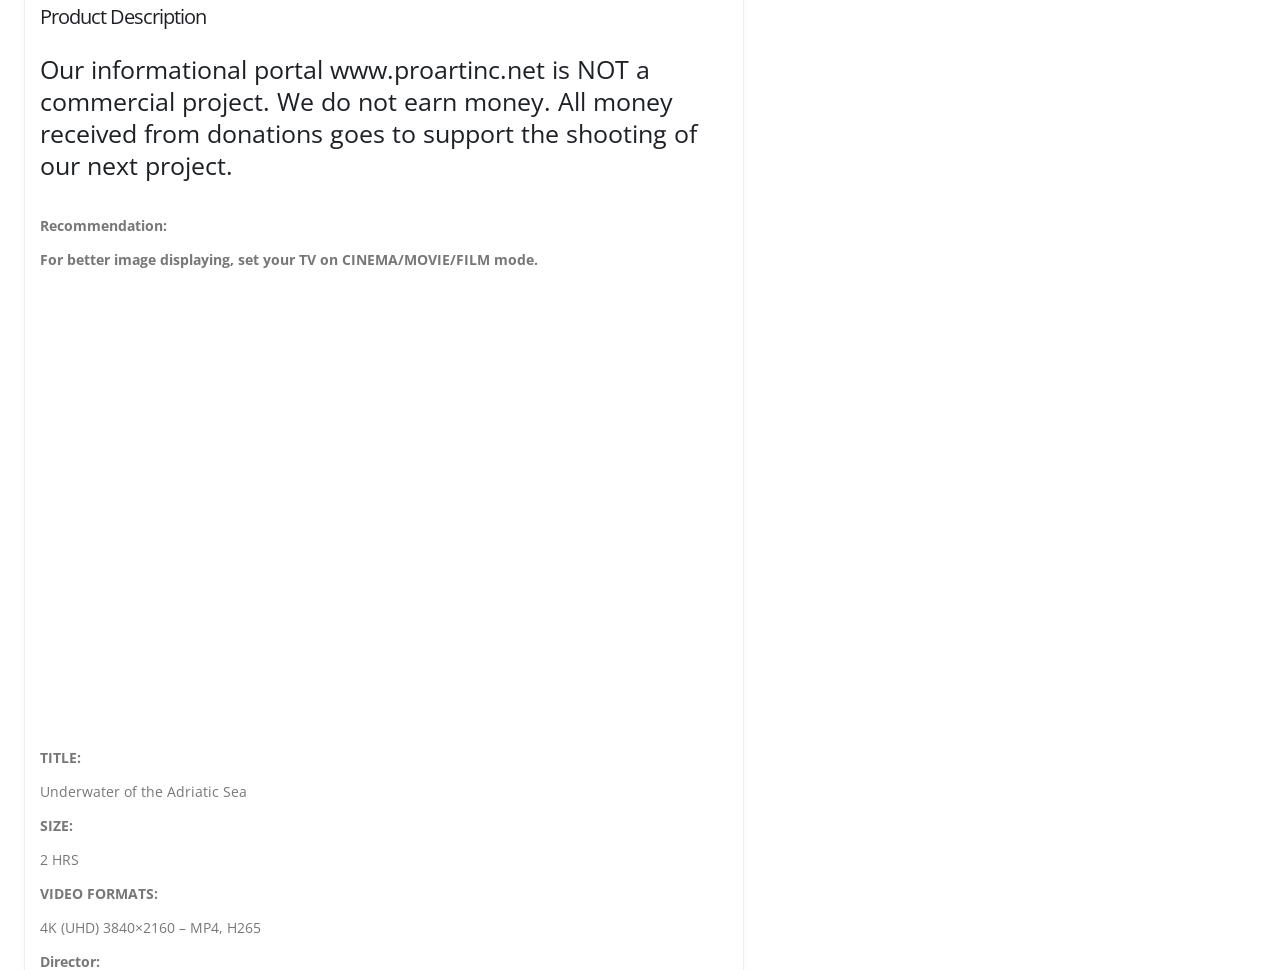 Image resolution: width=1276 pixels, height=970 pixels. I want to click on '2 HRS', so click(39, 857).